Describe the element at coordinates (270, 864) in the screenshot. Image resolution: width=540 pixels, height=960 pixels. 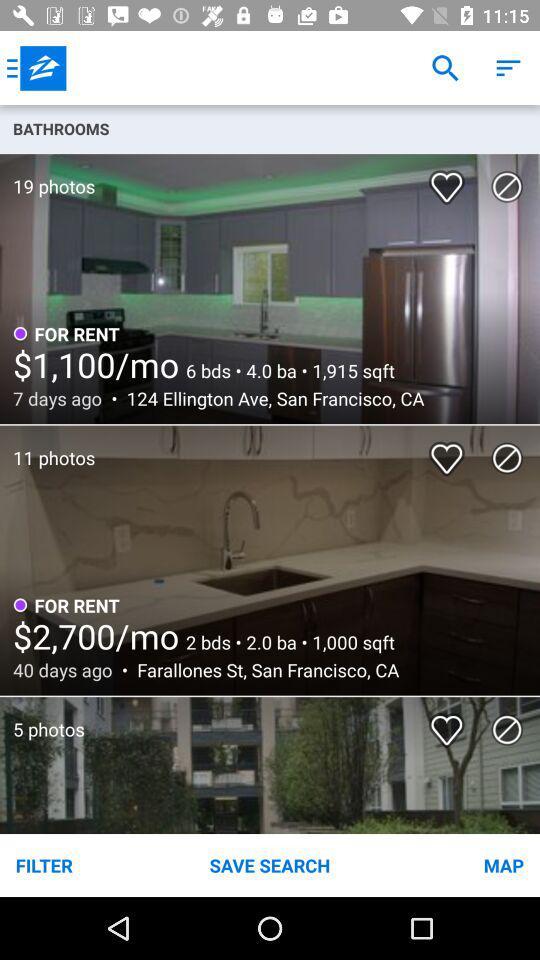
I see `the item next to filter item` at that location.